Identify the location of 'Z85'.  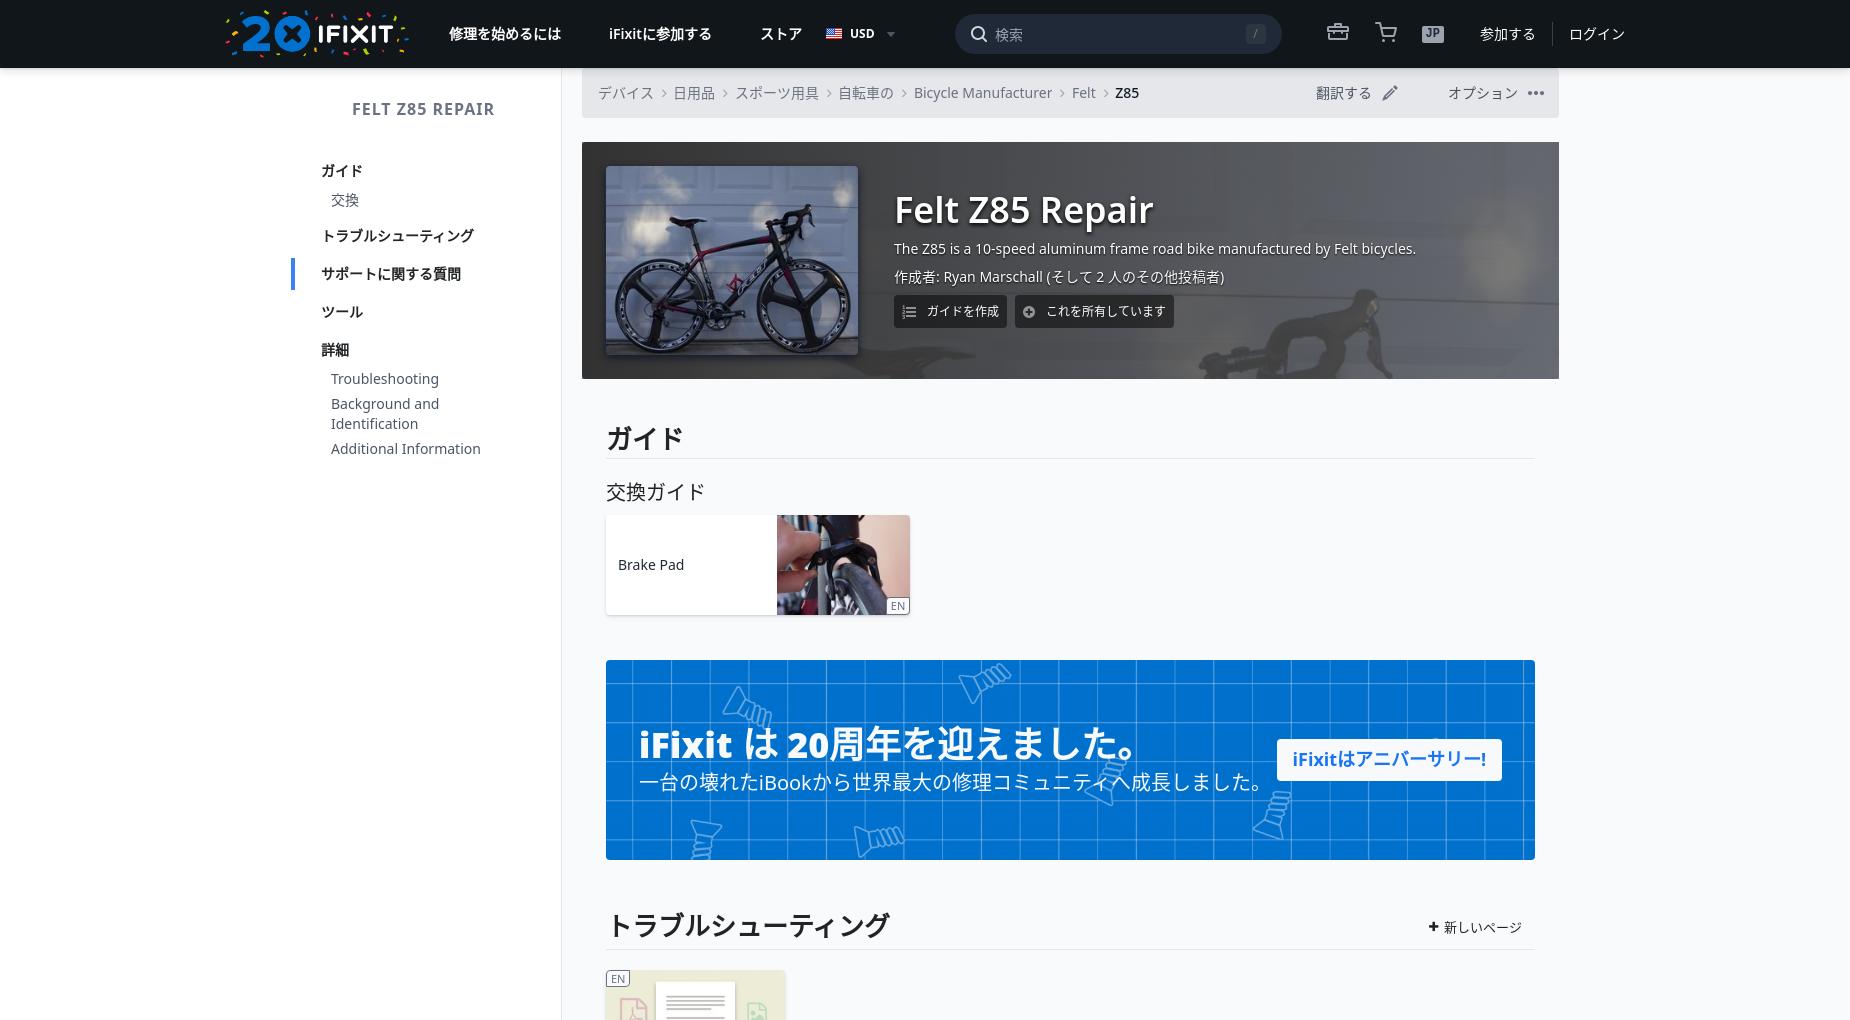
(1126, 91).